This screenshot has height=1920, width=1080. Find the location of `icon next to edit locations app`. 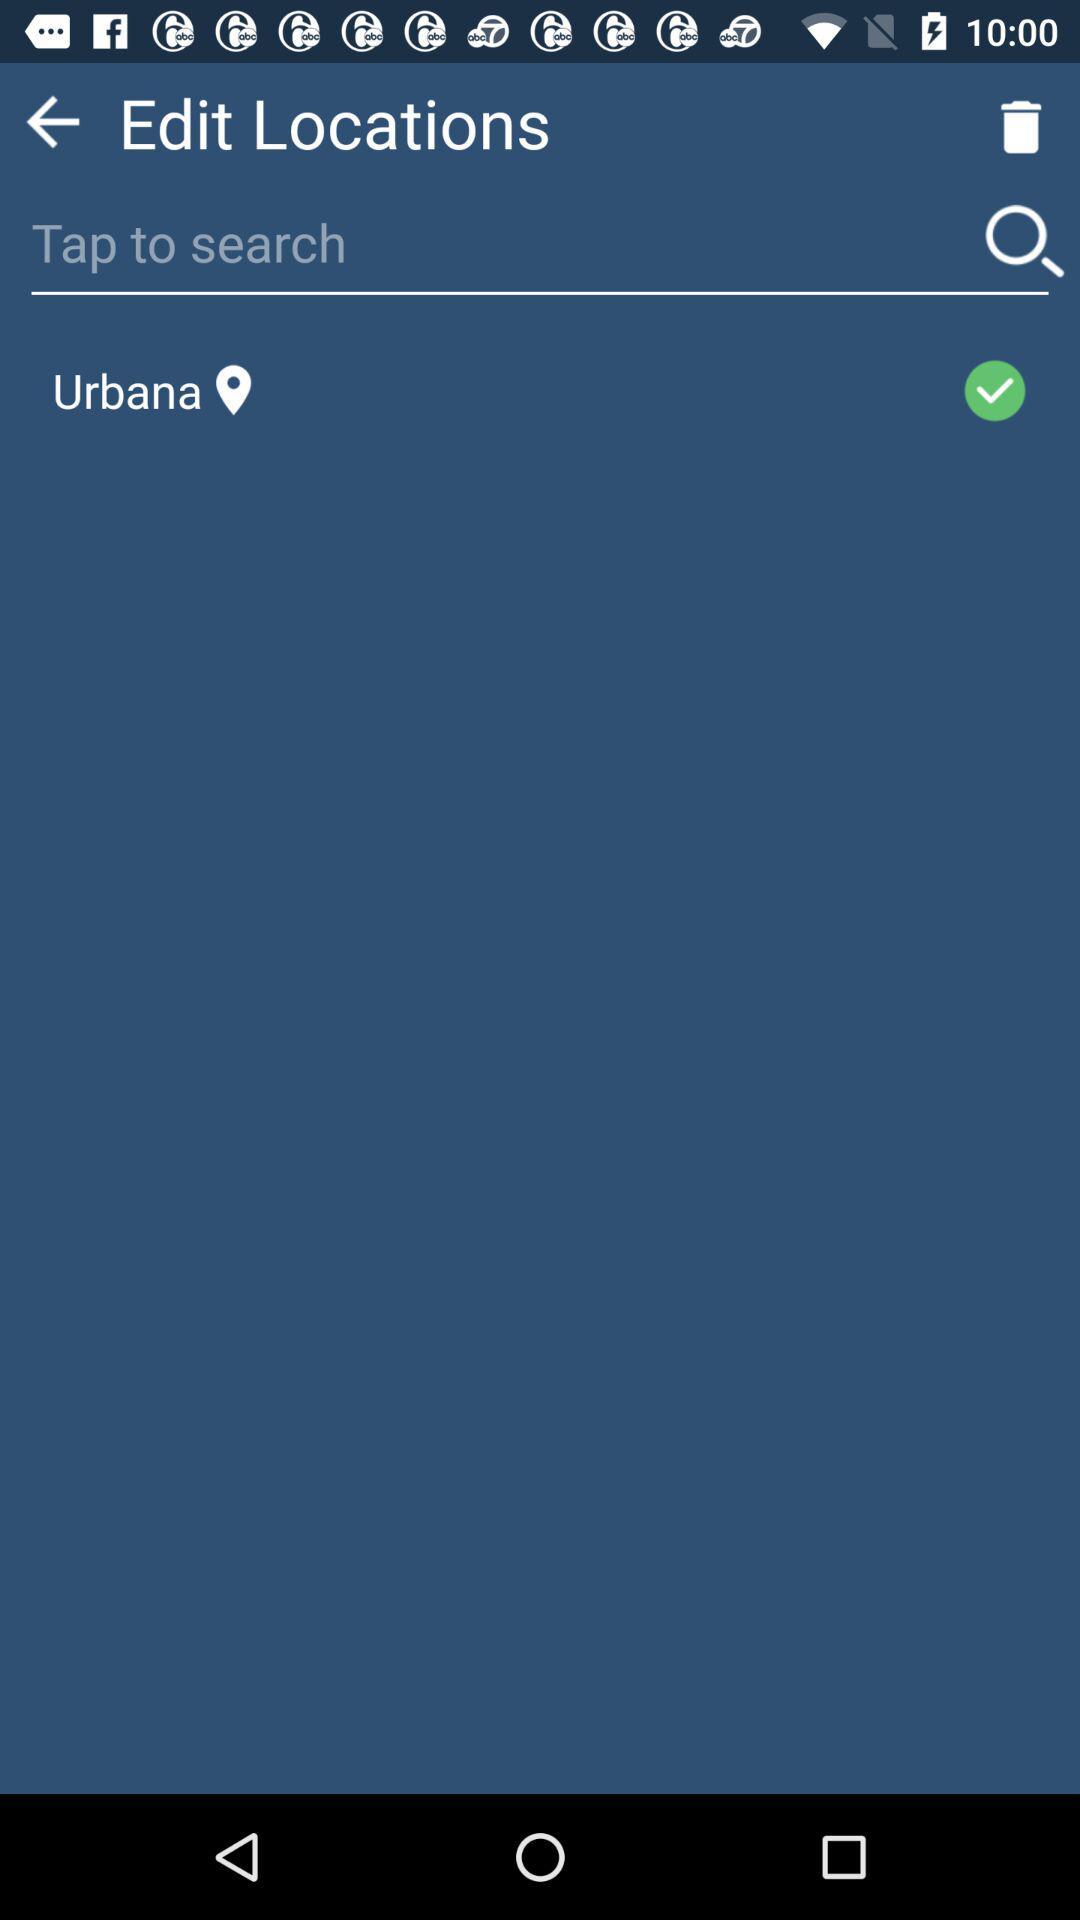

icon next to edit locations app is located at coordinates (51, 120).